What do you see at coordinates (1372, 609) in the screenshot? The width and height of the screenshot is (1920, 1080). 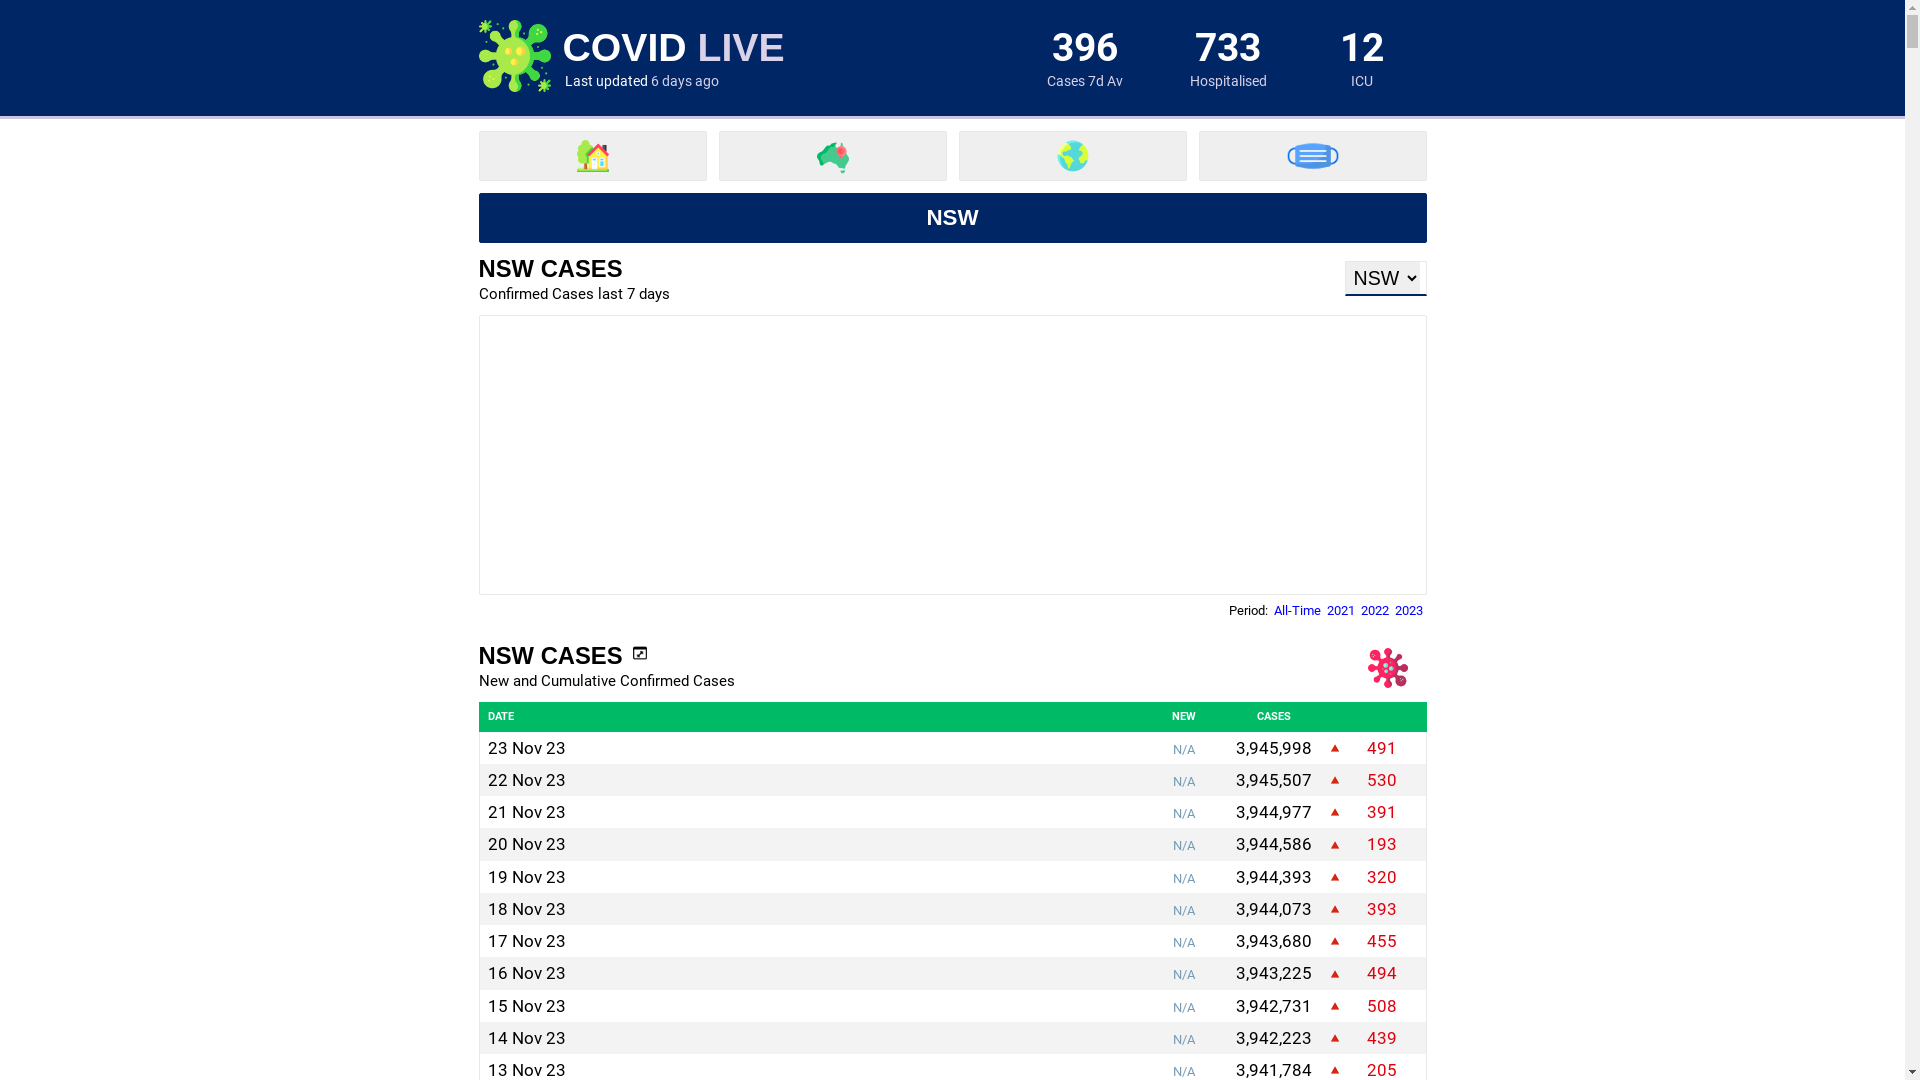 I see `'2022'` at bounding box center [1372, 609].